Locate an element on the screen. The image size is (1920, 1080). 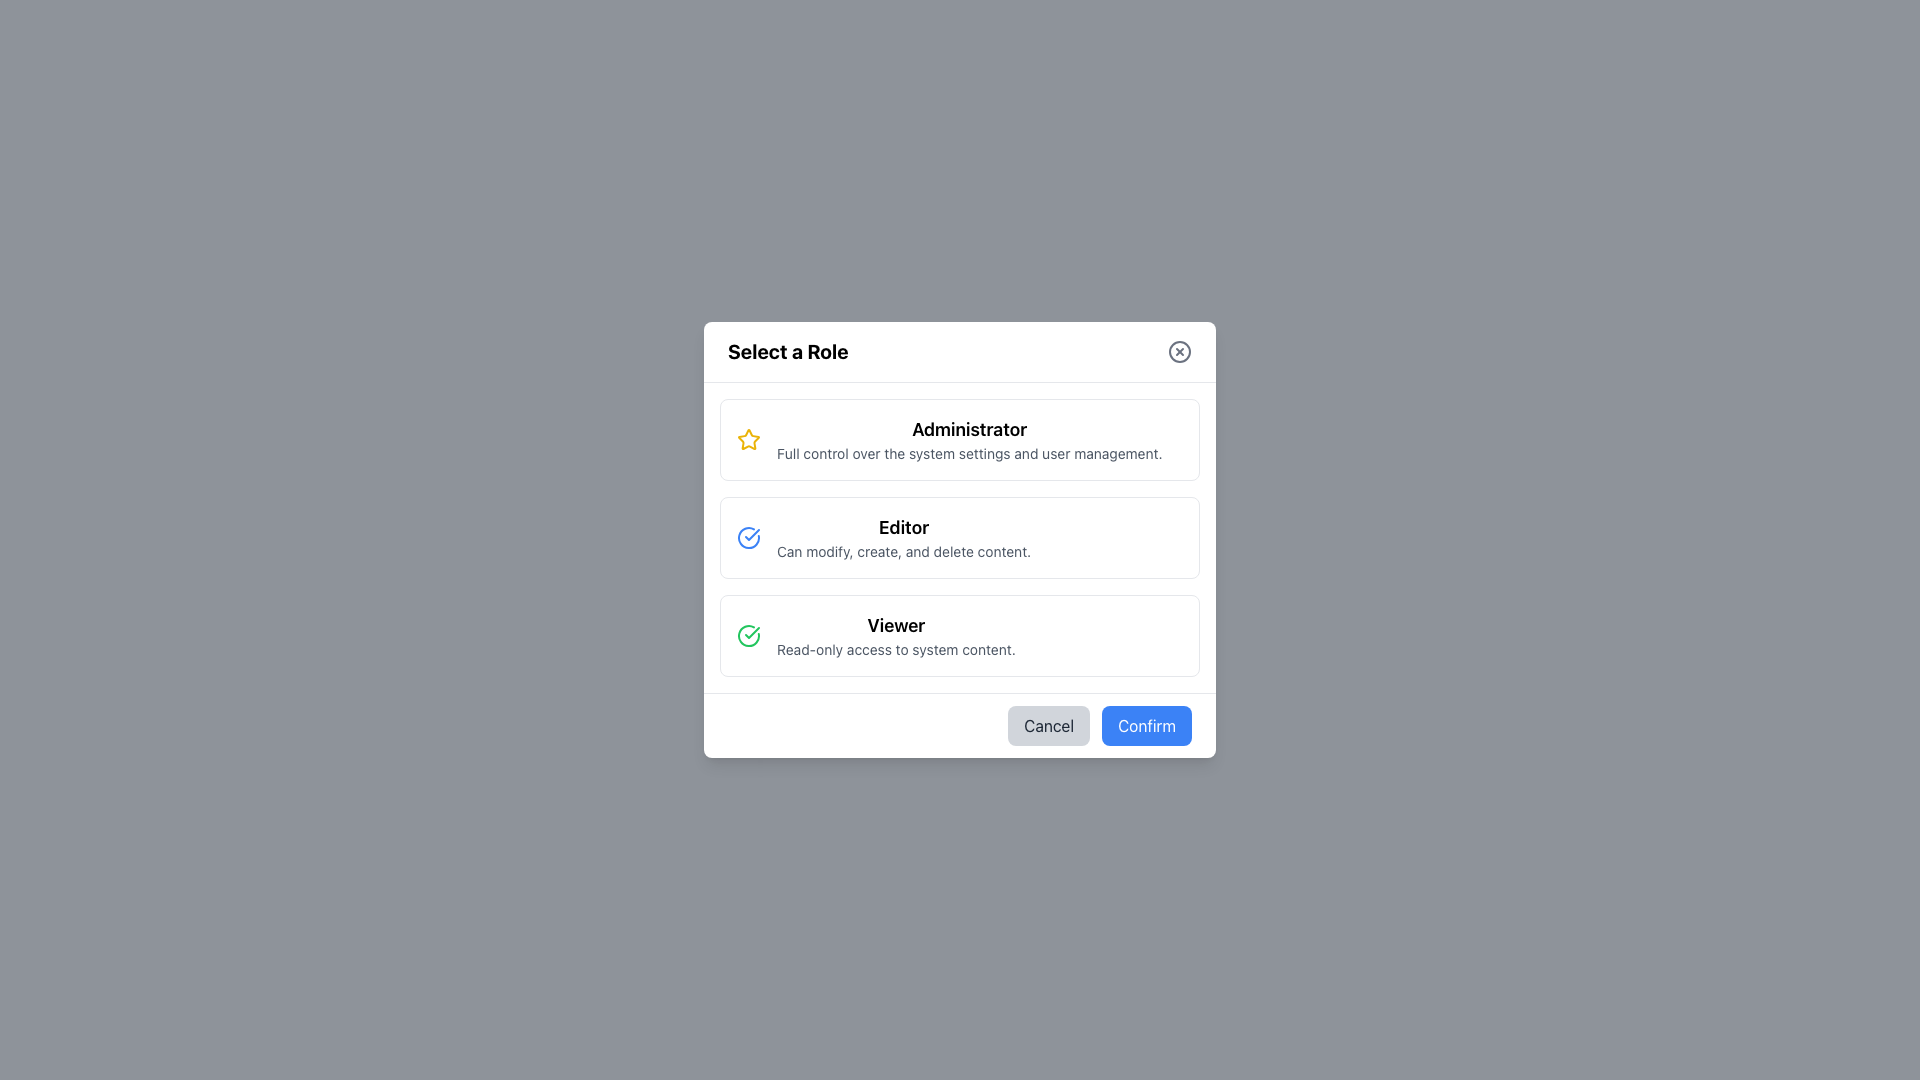
the 'Editor' role selectable list item, which is positioned centrally in the modal dialog and is the second item in a vertical list is located at coordinates (960, 536).